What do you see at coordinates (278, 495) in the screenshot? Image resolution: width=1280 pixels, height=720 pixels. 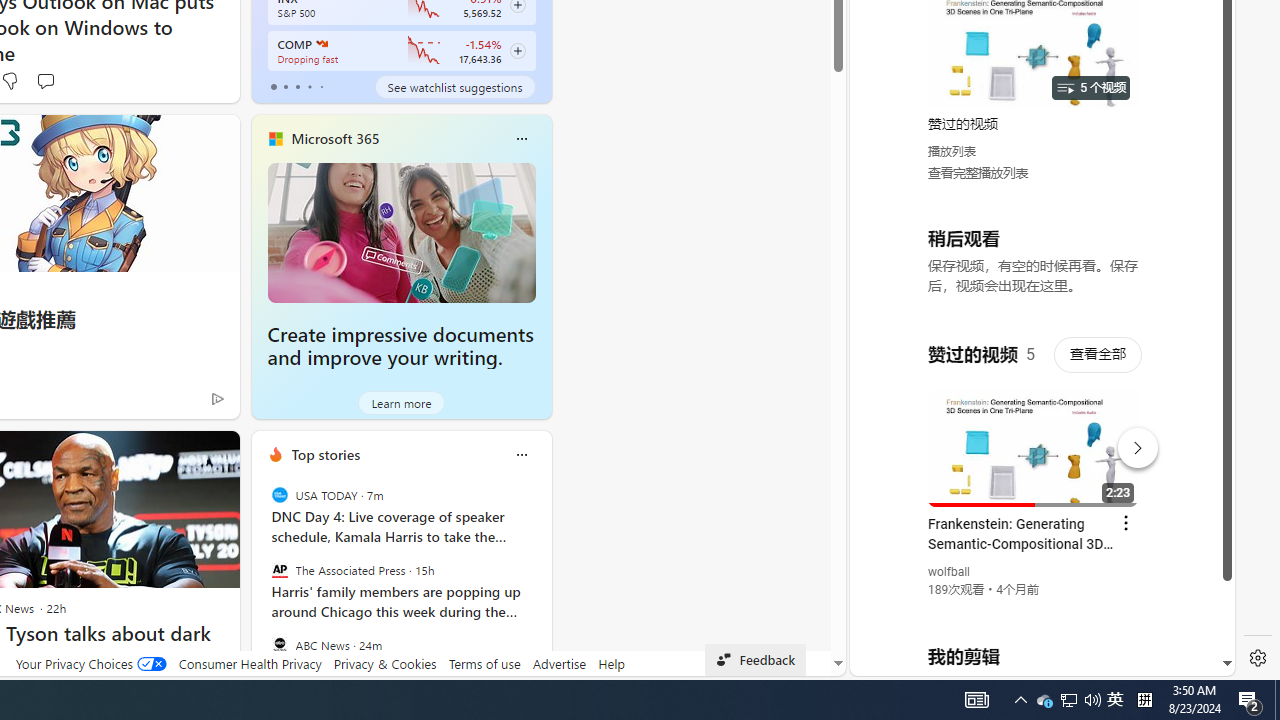 I see `'USA TODAY'` at bounding box center [278, 495].